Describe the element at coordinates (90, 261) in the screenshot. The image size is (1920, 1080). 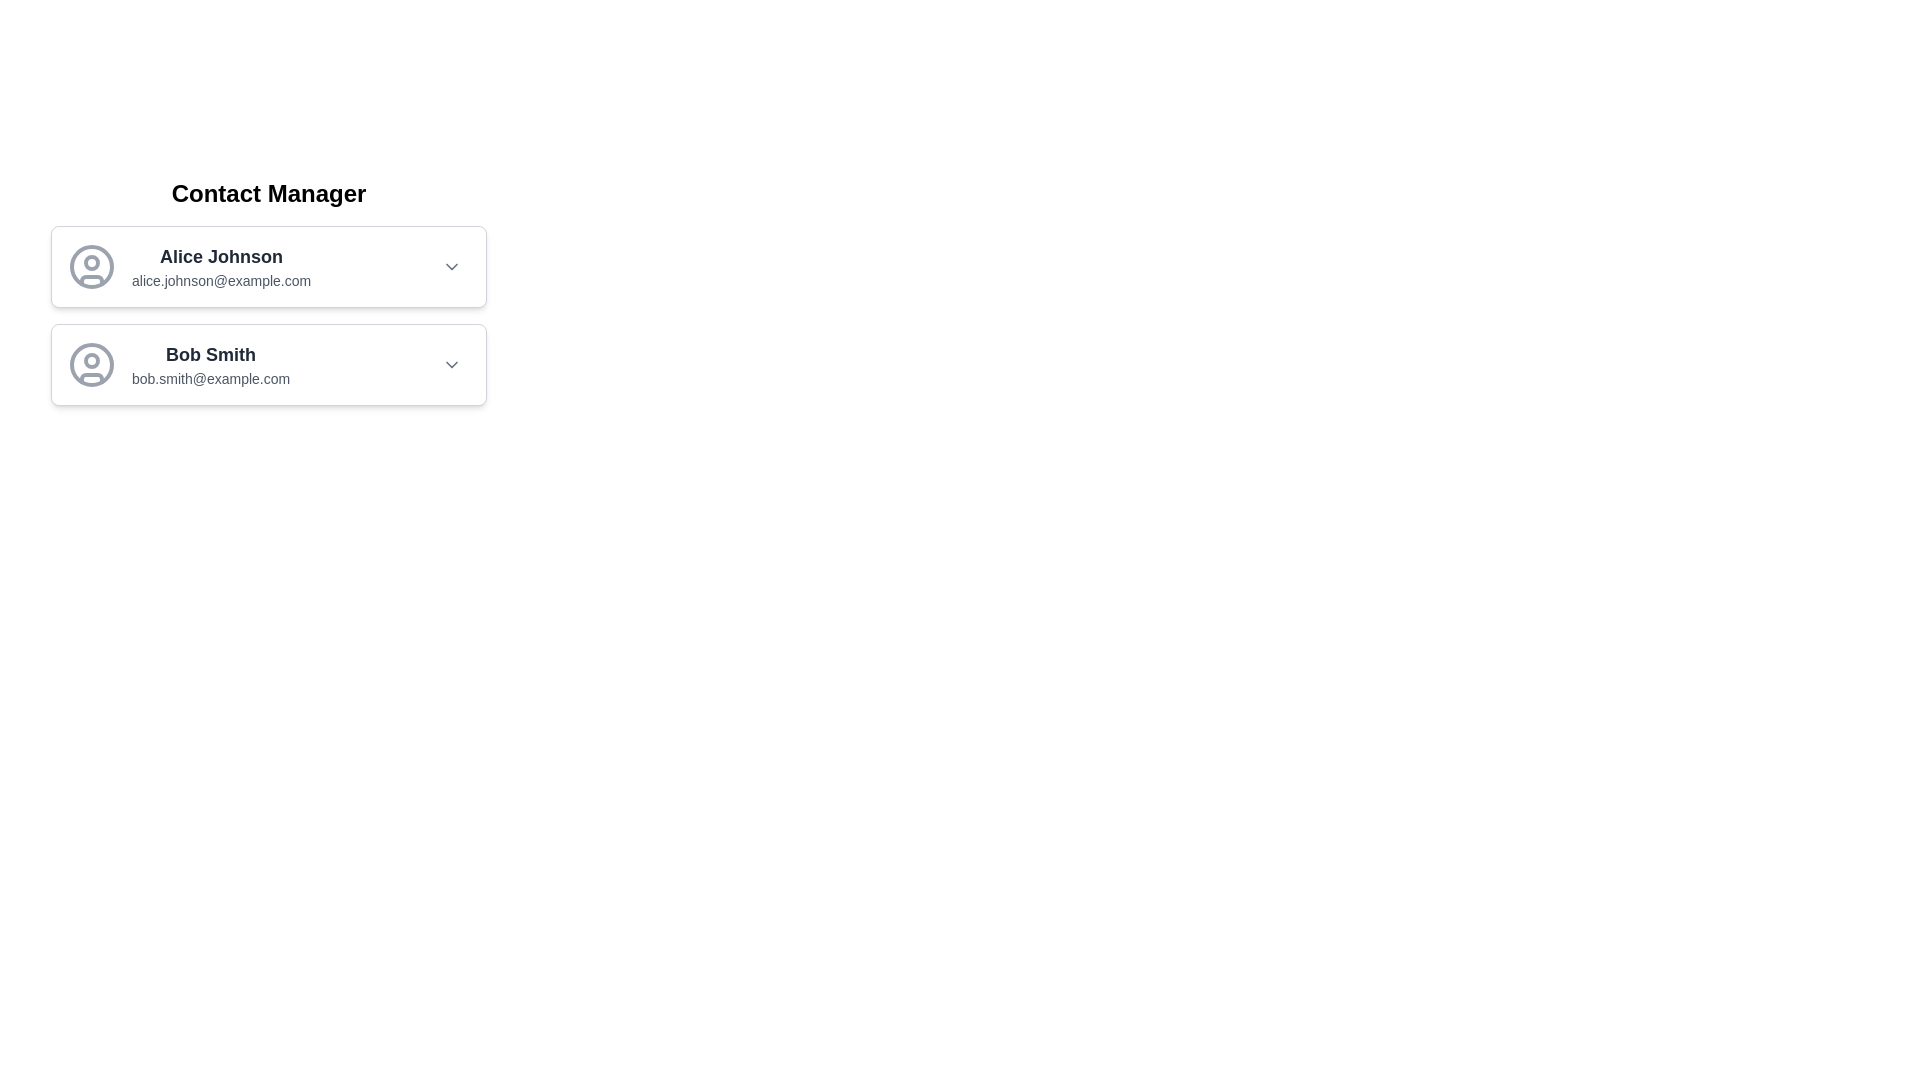
I see `the Circle element that represents a decorative part of the user profile icon, located within the first contact card under the text 'Alice Johnson'` at that location.